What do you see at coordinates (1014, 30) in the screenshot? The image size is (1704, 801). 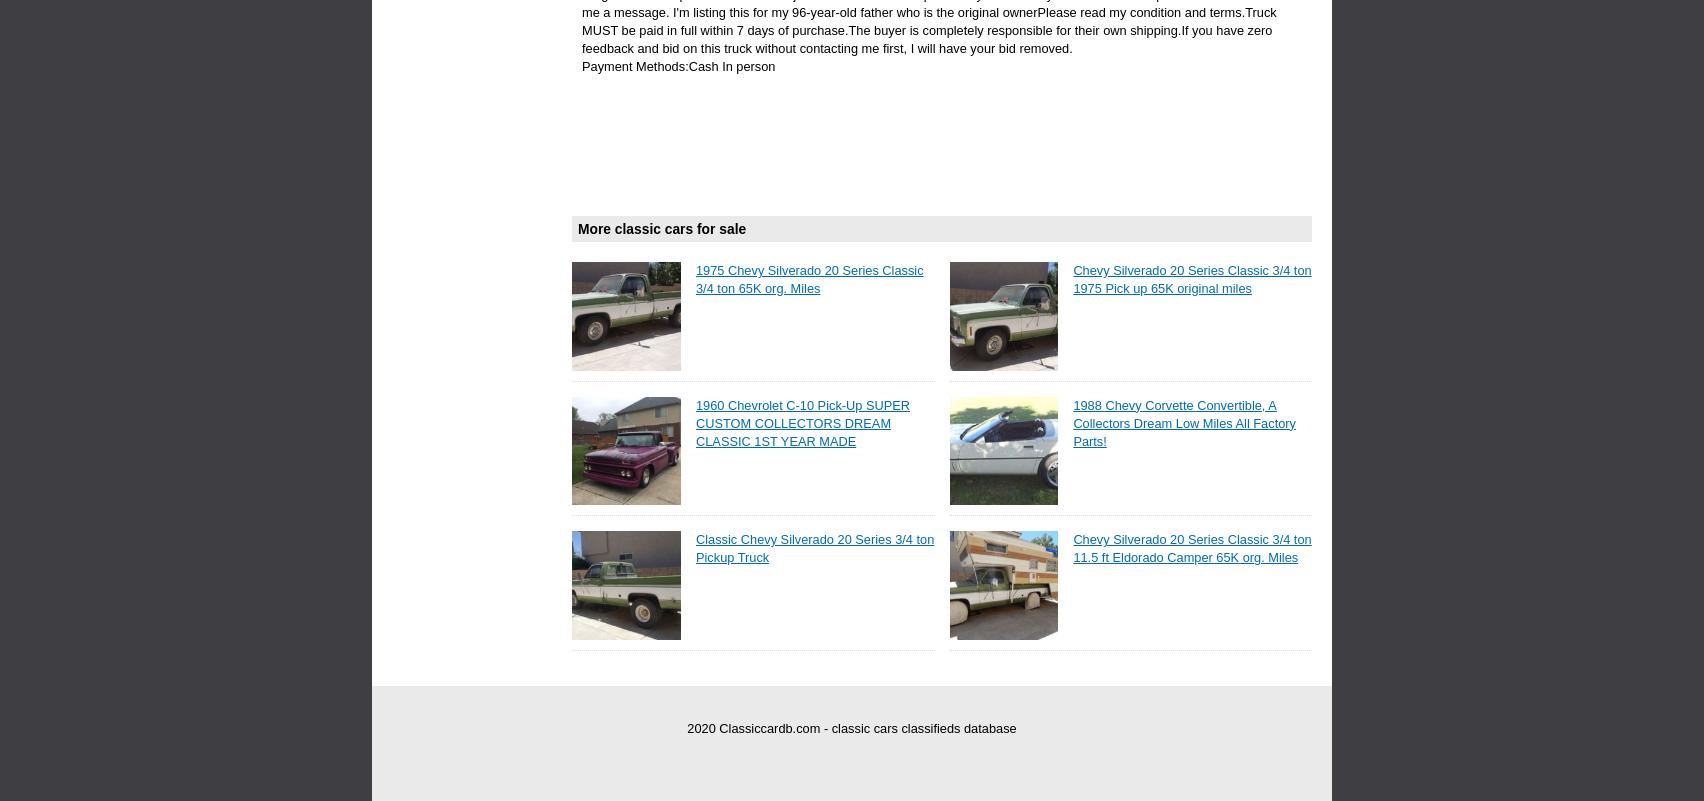 I see `'The buyer is completely responsible for their own shipping.'` at bounding box center [1014, 30].